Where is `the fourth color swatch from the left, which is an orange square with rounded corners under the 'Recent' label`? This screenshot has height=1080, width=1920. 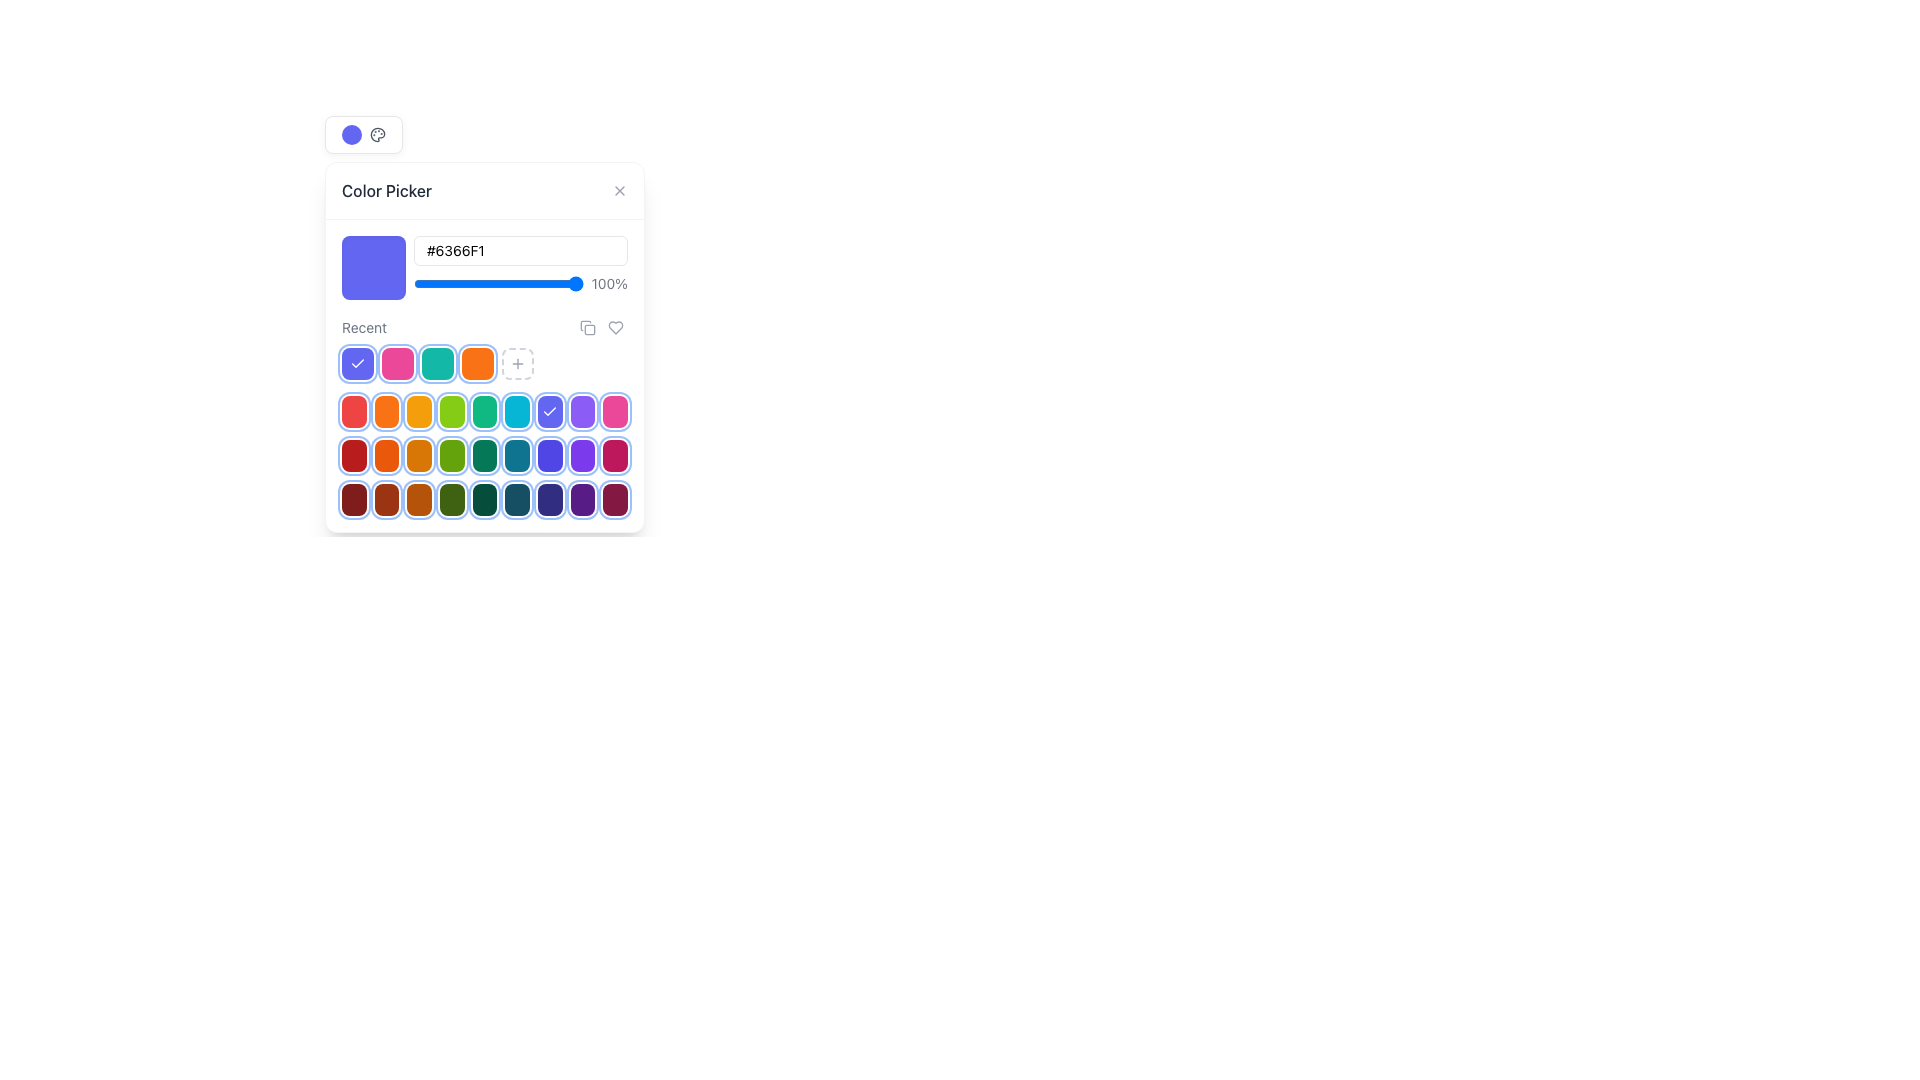 the fourth color swatch from the left, which is an orange square with rounded corners under the 'Recent' label is located at coordinates (484, 346).